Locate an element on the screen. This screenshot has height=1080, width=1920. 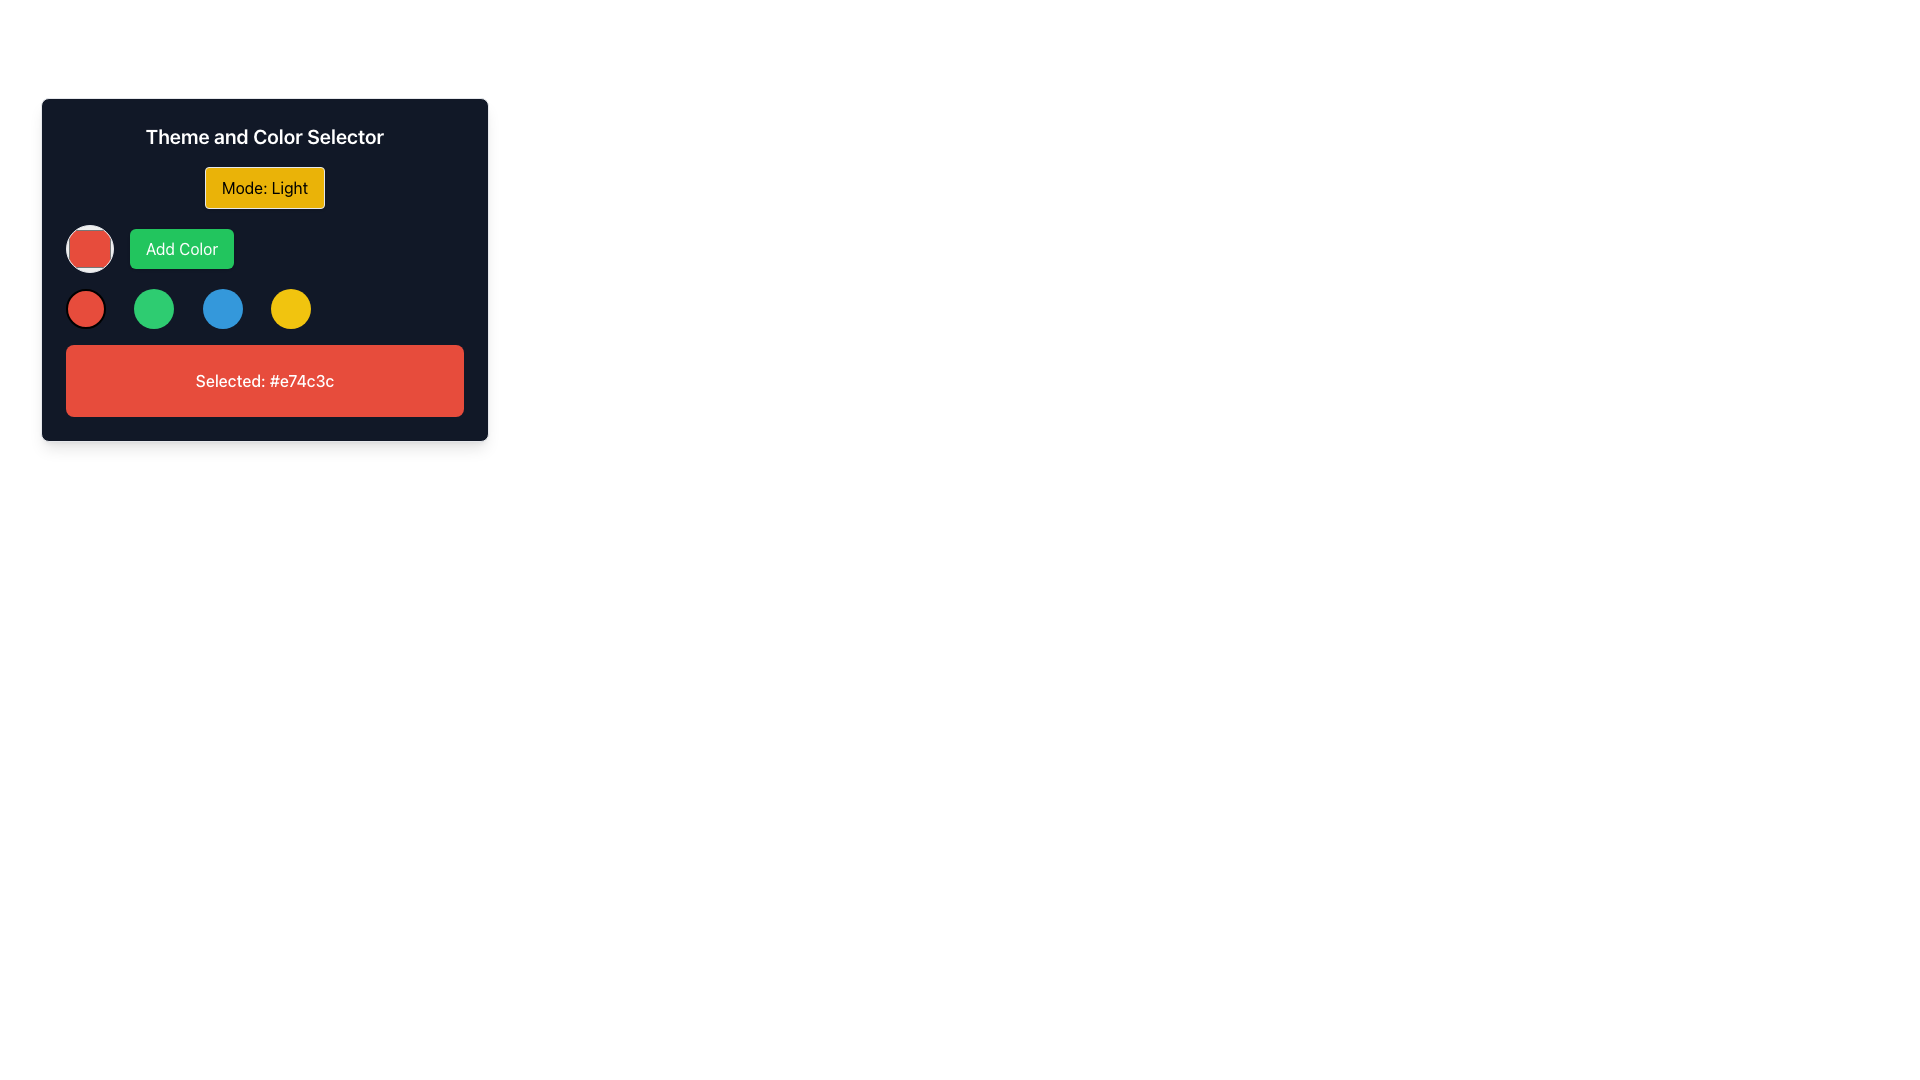
the blue circular button, which is the third in a row of four circular elements at the bottom section of the panel is located at coordinates (222, 308).